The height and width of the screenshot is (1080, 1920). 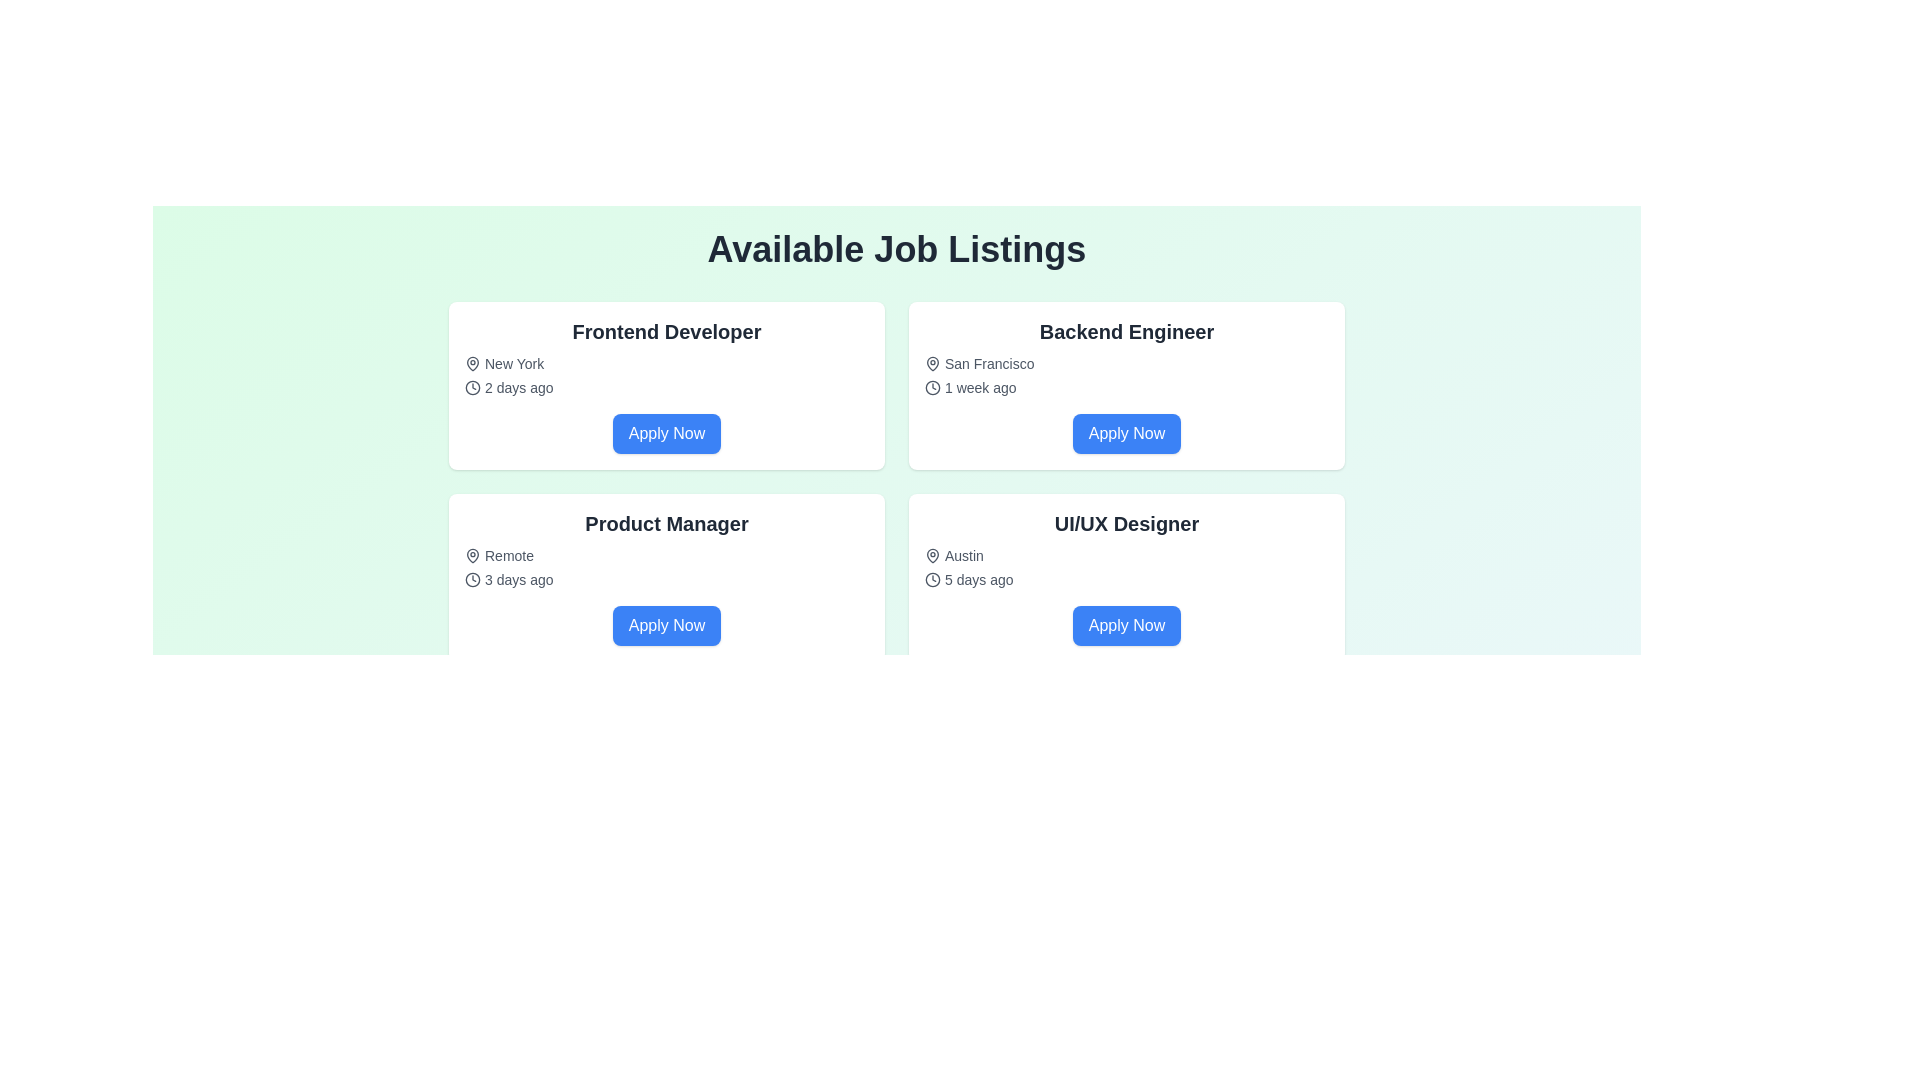 What do you see at coordinates (667, 624) in the screenshot?
I see `the 'Apply Now' button with blue background and white text located at the bottom center of the 'Product Manager' job listing card` at bounding box center [667, 624].